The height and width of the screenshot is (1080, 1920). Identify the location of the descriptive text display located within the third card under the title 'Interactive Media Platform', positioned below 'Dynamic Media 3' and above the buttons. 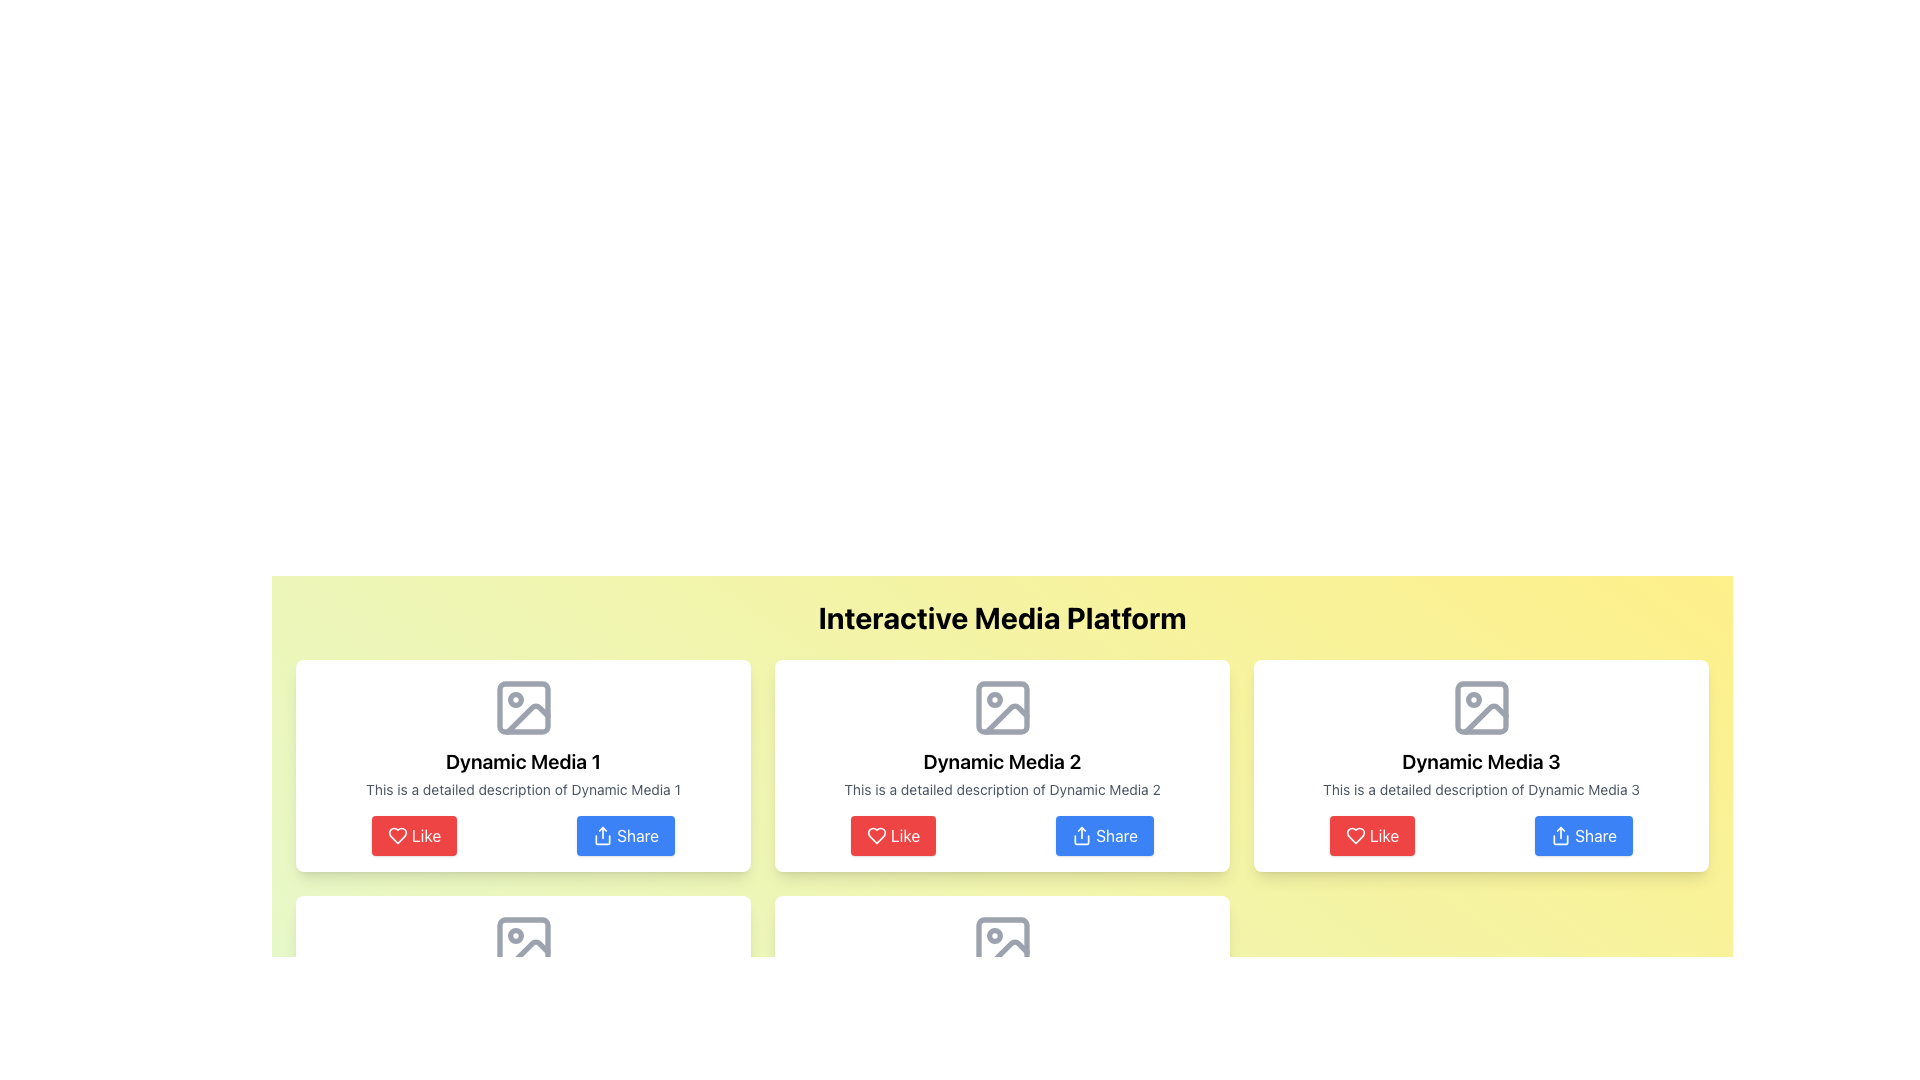
(1481, 789).